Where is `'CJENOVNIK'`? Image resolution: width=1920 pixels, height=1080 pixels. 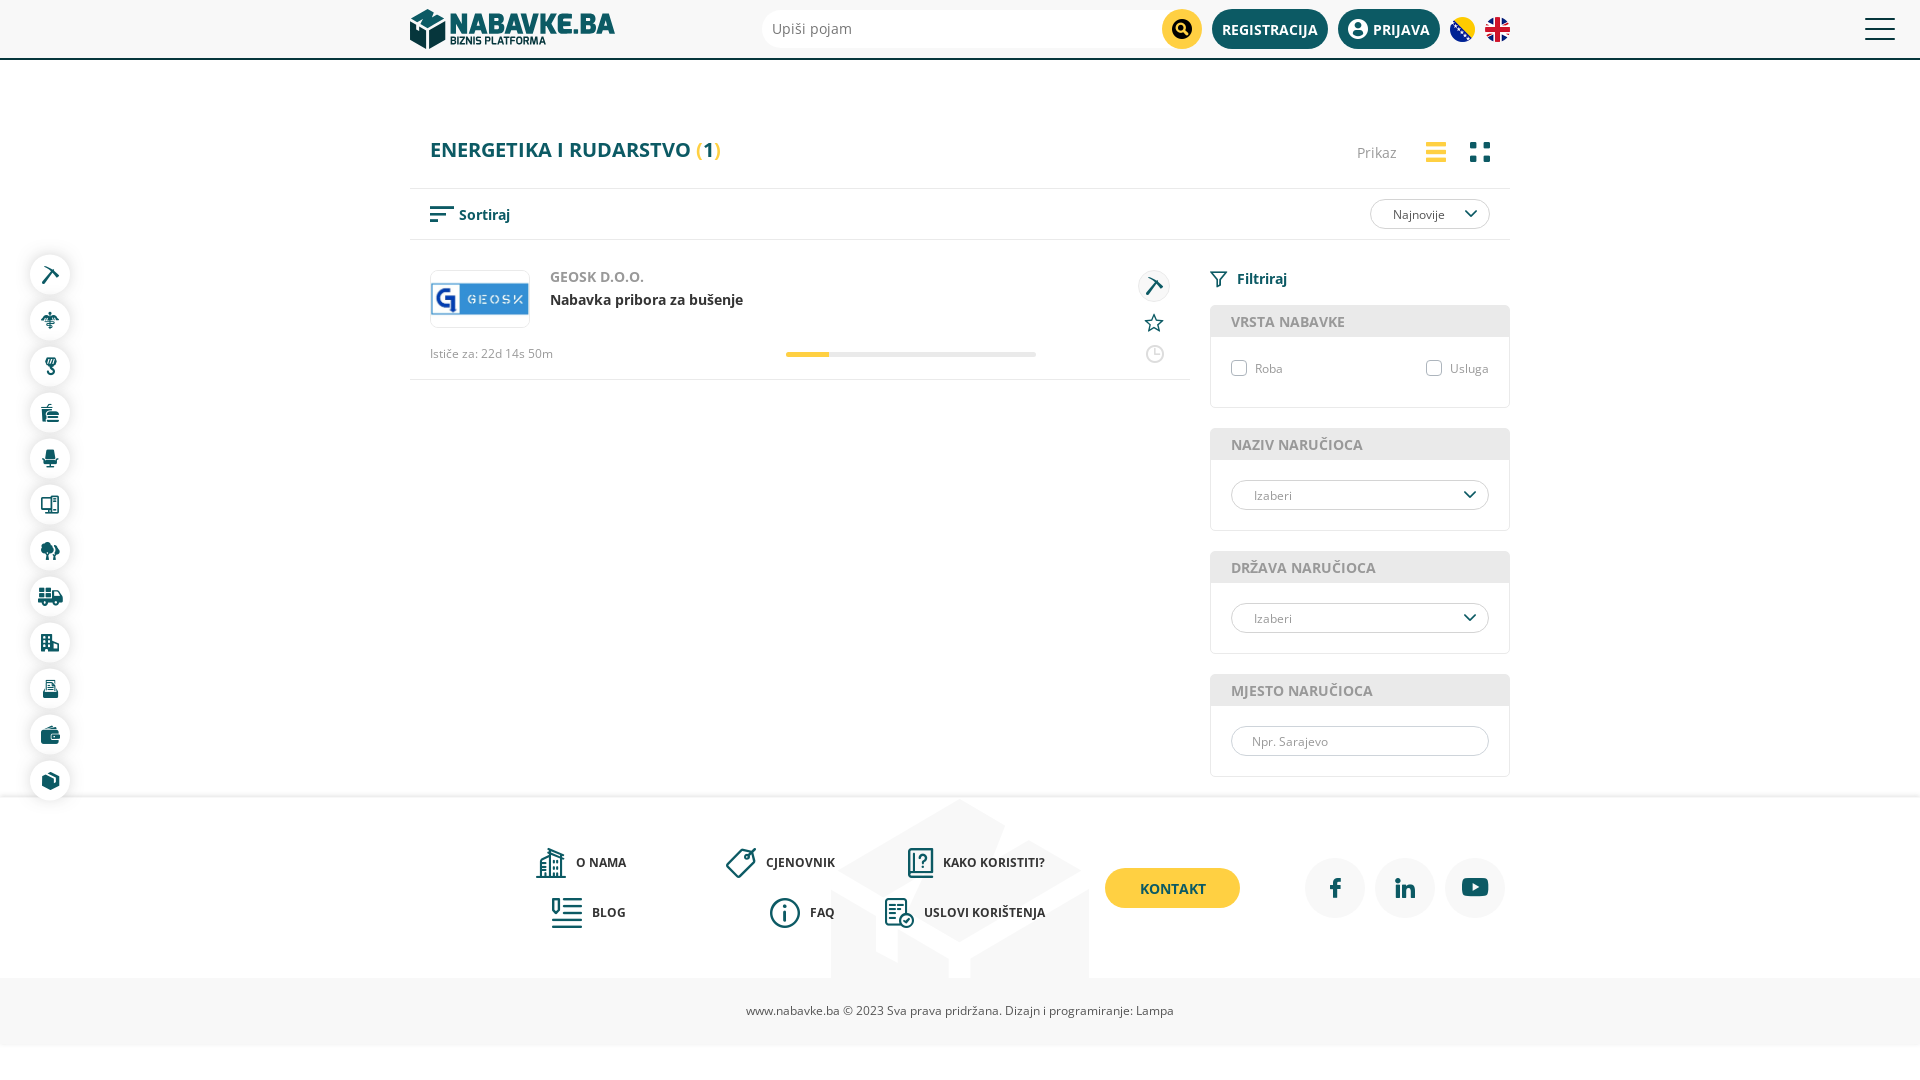 'CJENOVNIK' is located at coordinates (729, 862).